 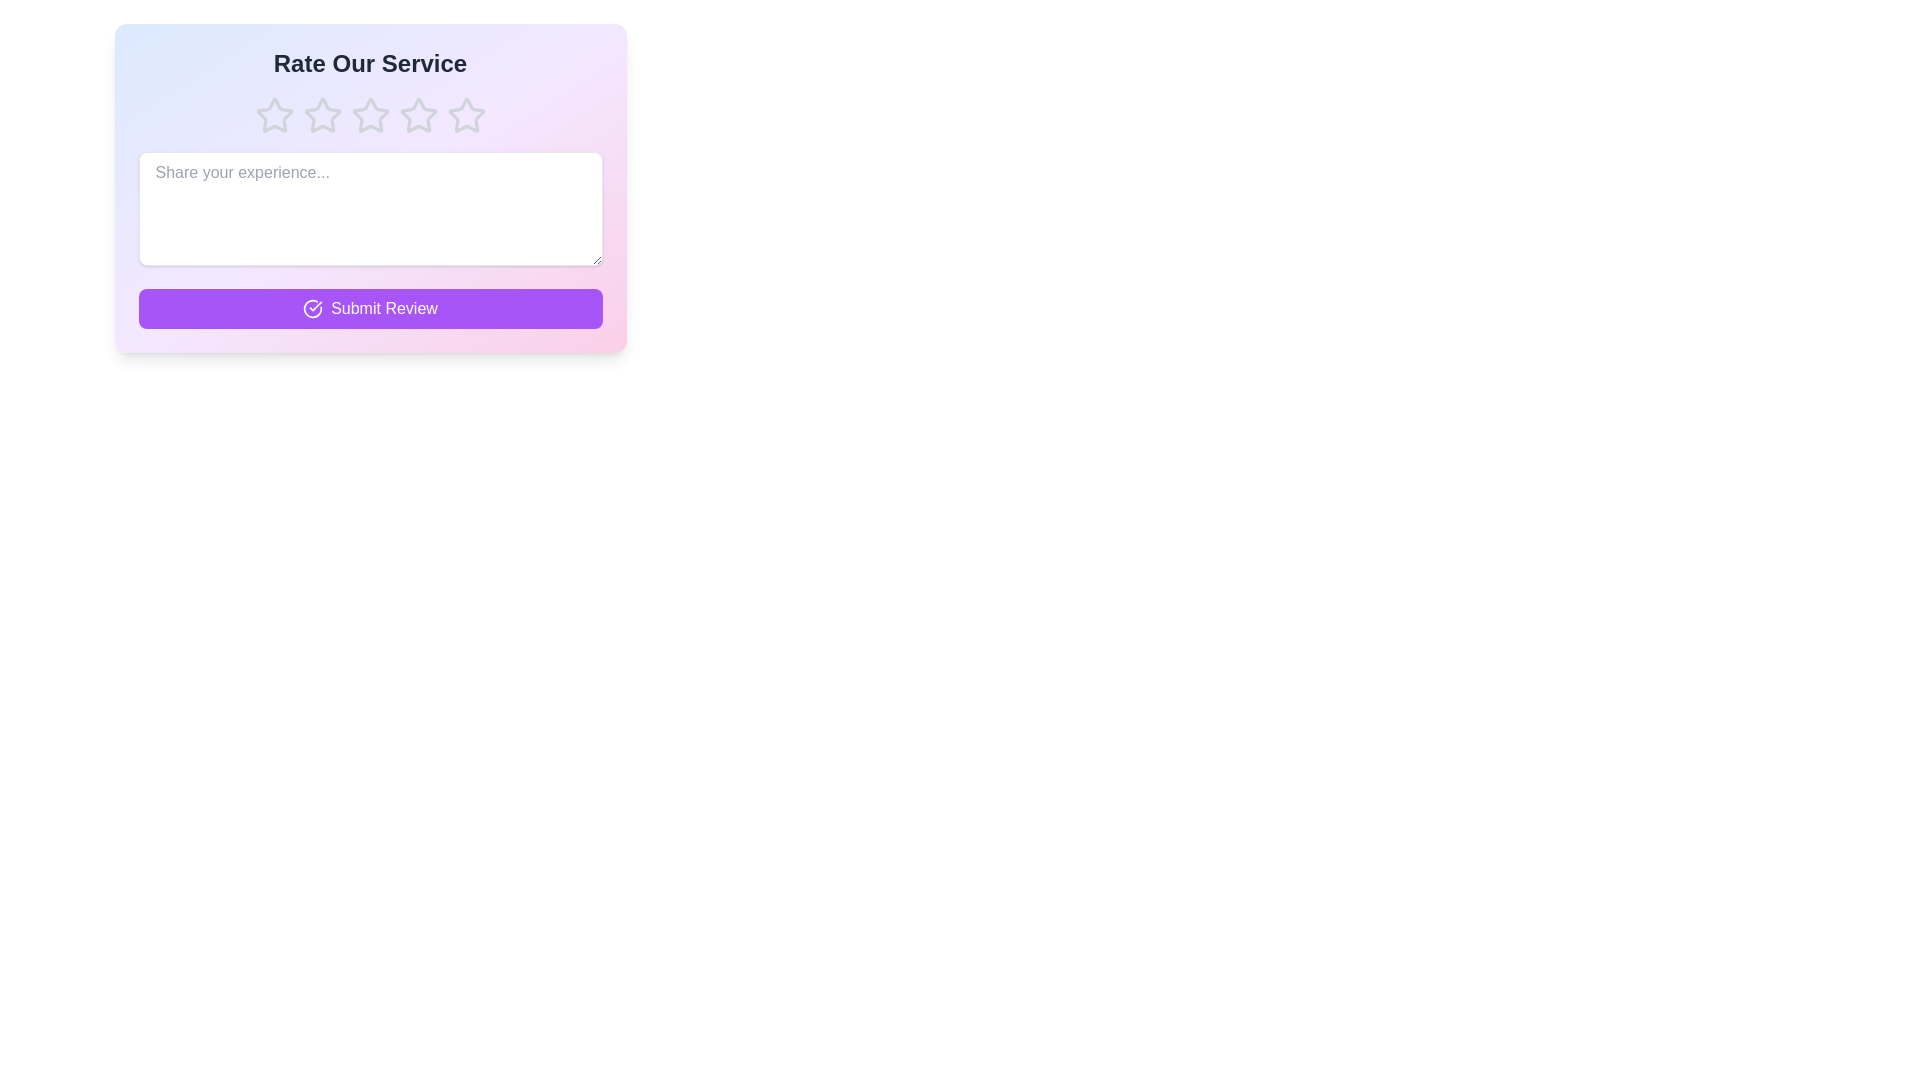 What do you see at coordinates (370, 115) in the screenshot?
I see `the star corresponding to 3 to preview the rating` at bounding box center [370, 115].